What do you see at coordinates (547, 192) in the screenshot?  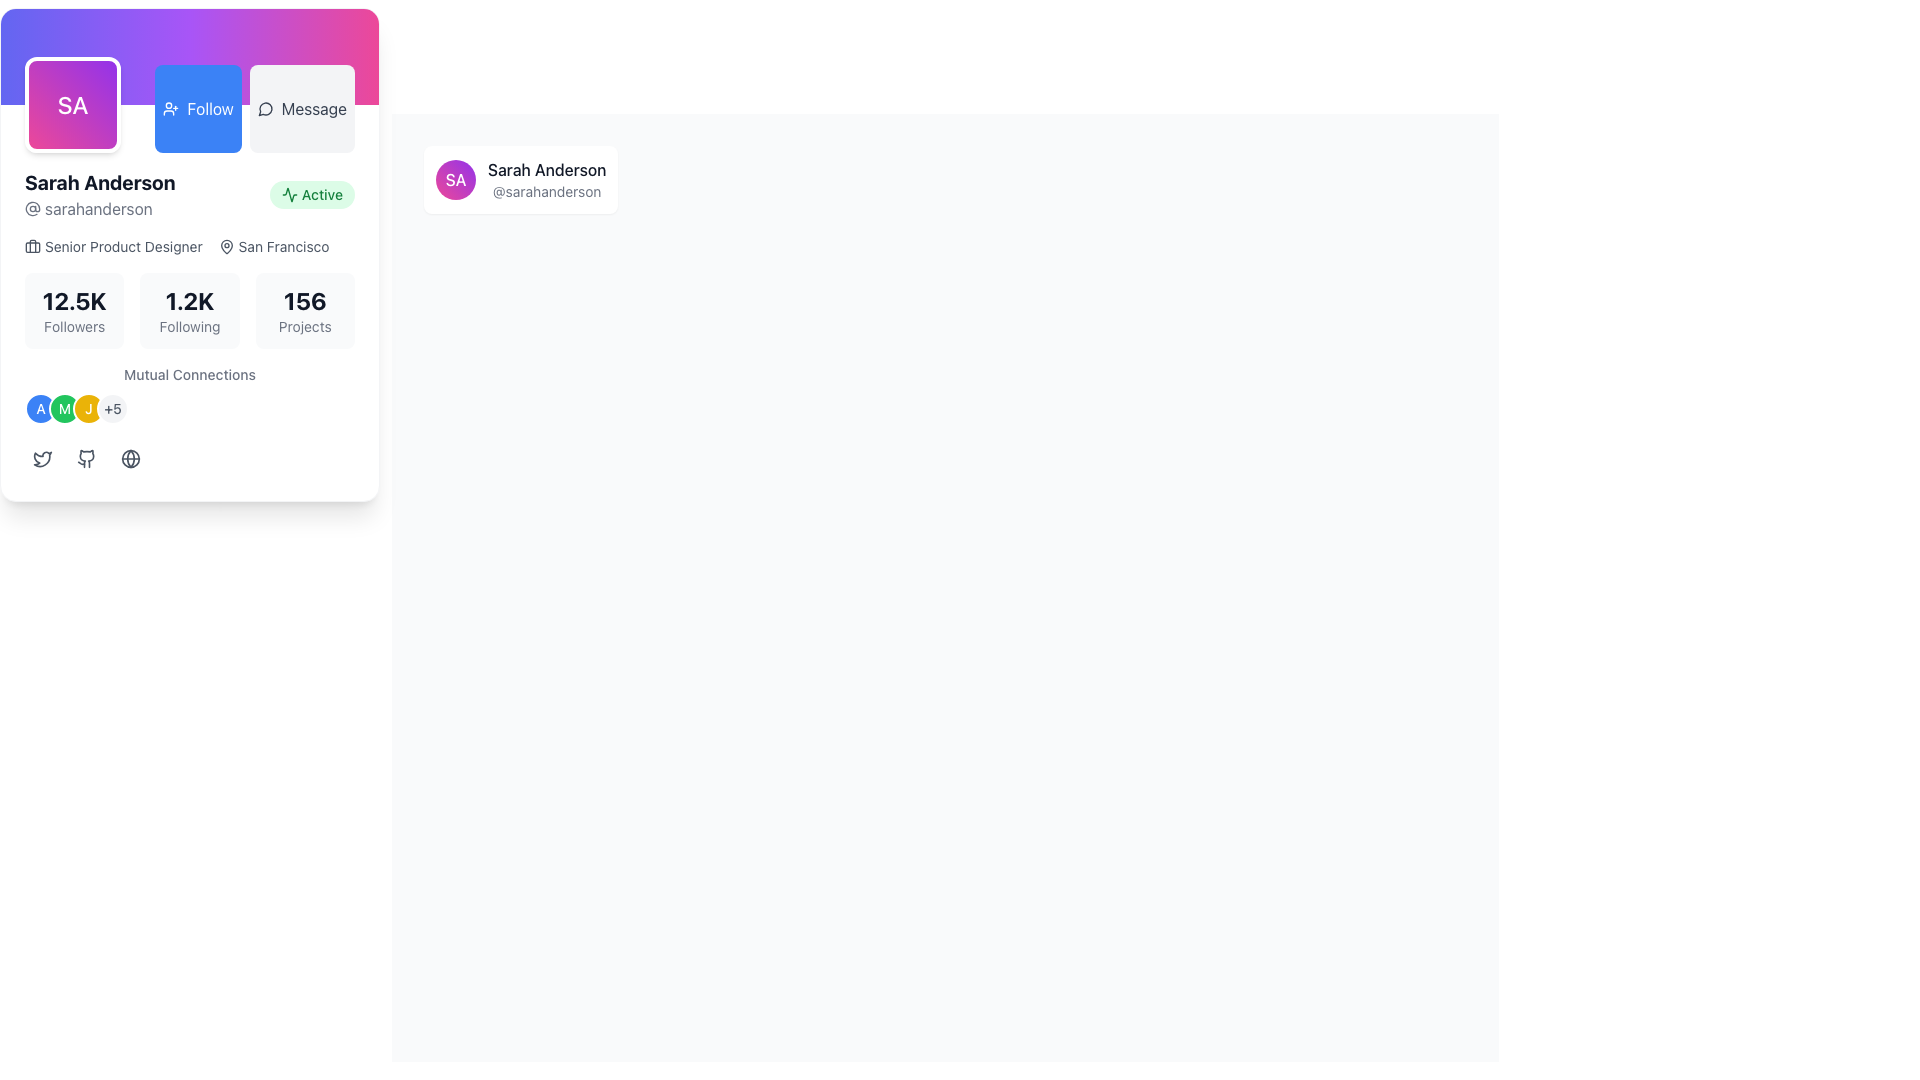 I see `the text label displaying '@sarahanderson'` at bounding box center [547, 192].